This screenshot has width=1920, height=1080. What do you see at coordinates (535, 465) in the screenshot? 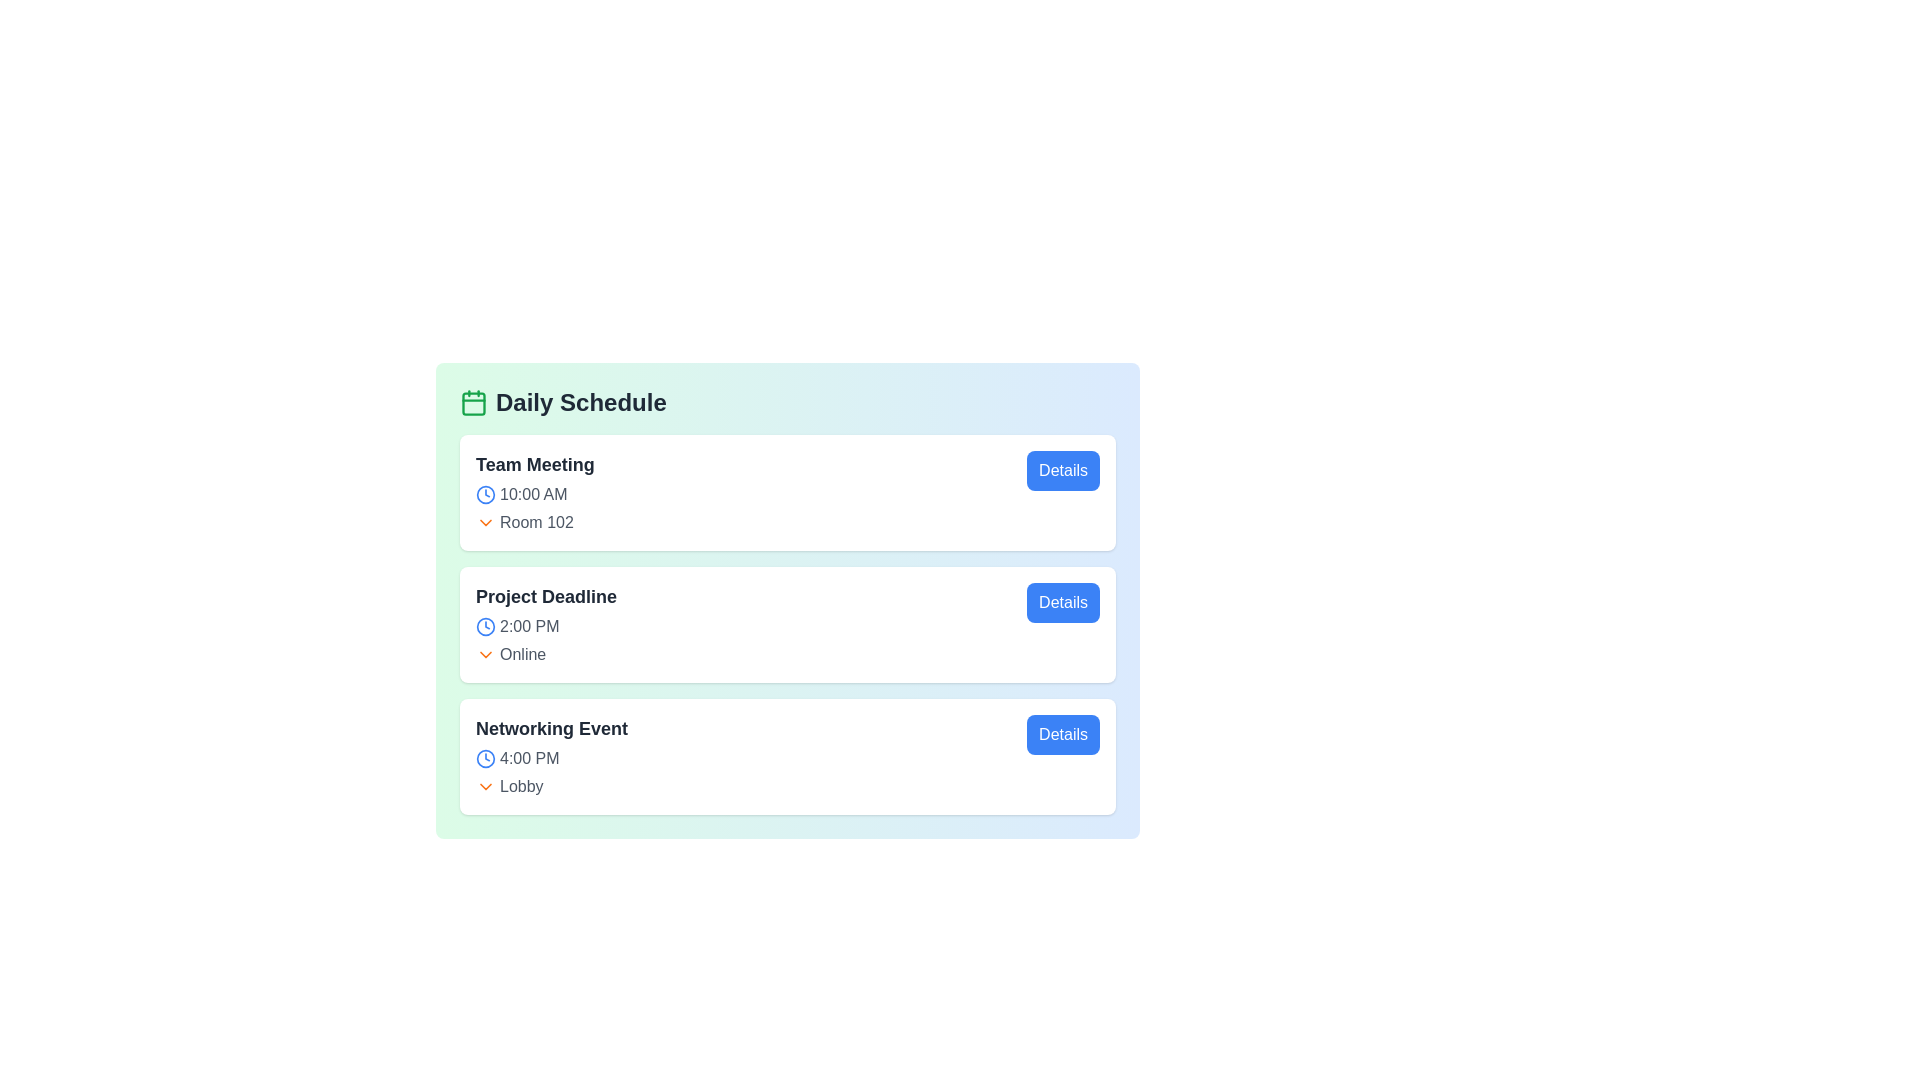
I see `text 'Team Meeting' which is displayed at the top of the first block in the schedule interface, styled in bold and larger font` at bounding box center [535, 465].